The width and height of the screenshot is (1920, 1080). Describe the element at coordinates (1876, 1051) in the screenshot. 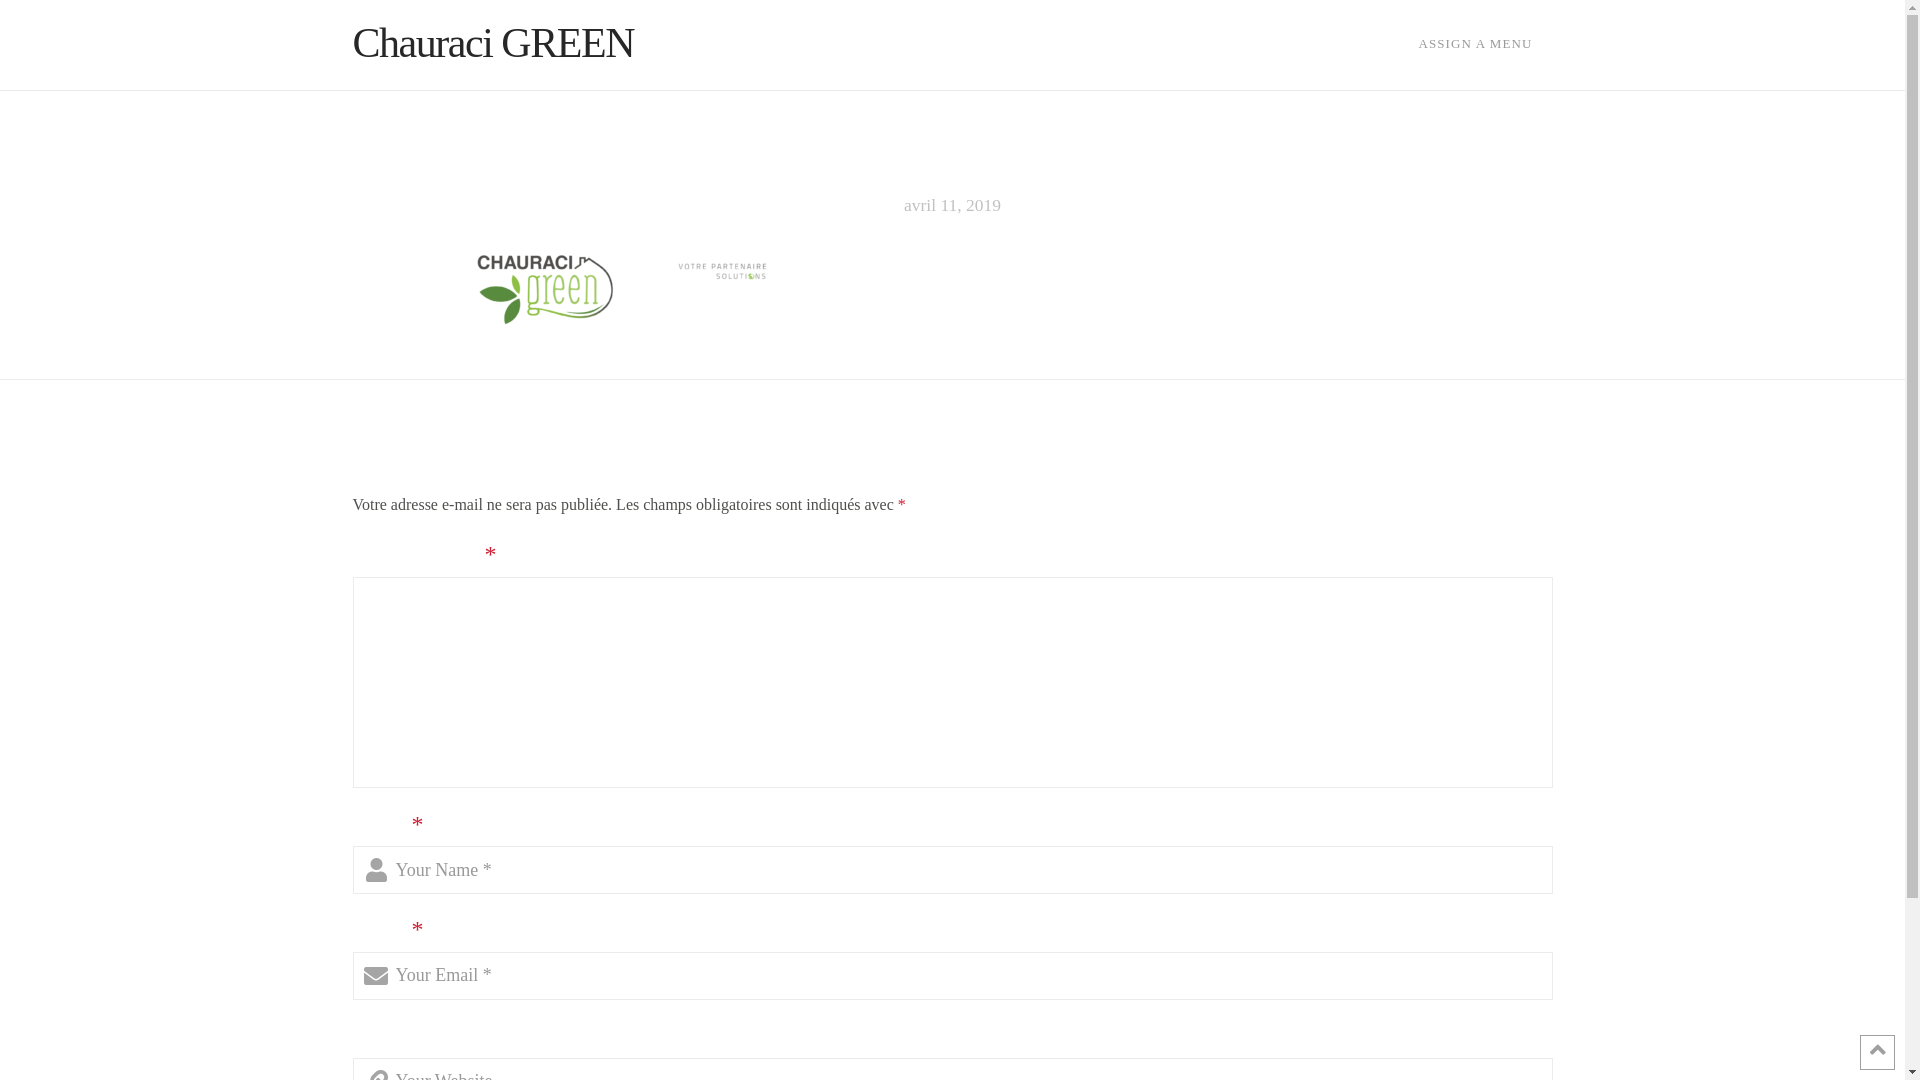

I see `'Back to Top'` at that location.